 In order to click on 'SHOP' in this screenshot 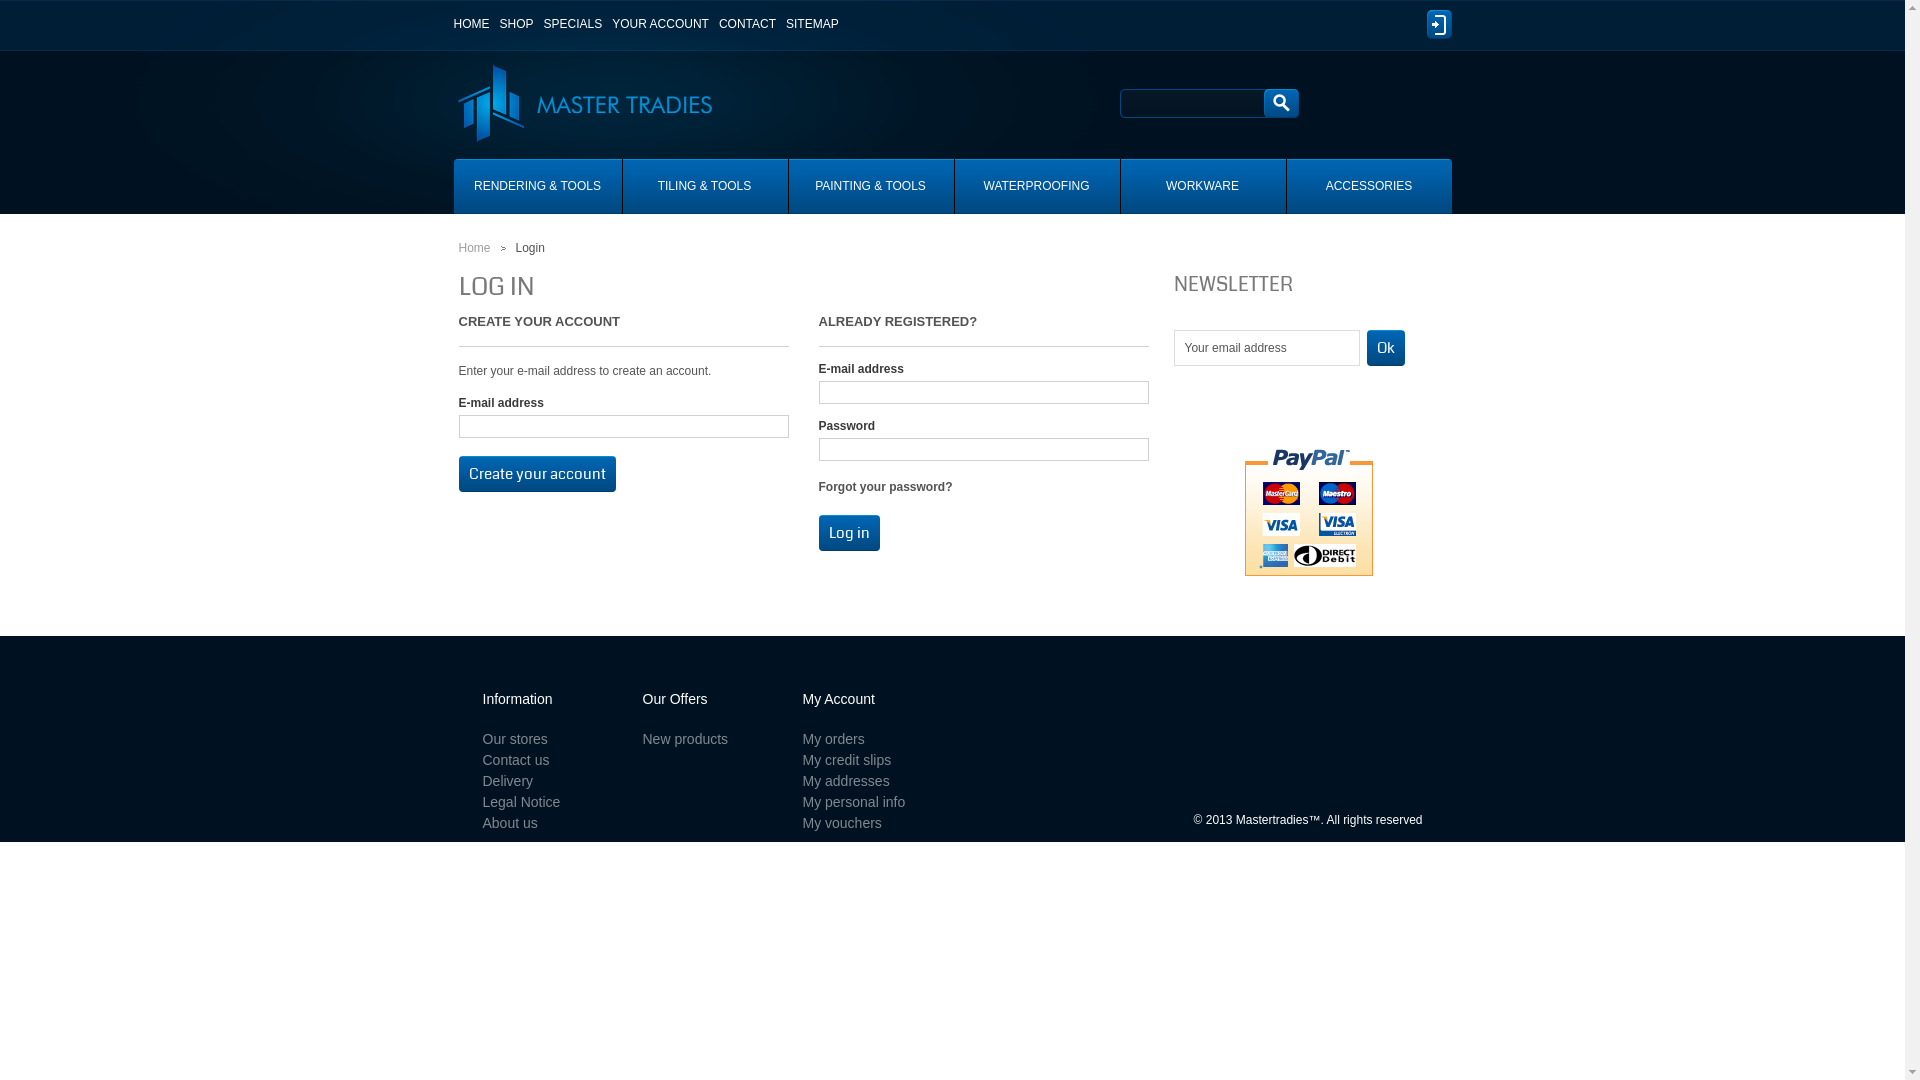, I will do `click(517, 23)`.